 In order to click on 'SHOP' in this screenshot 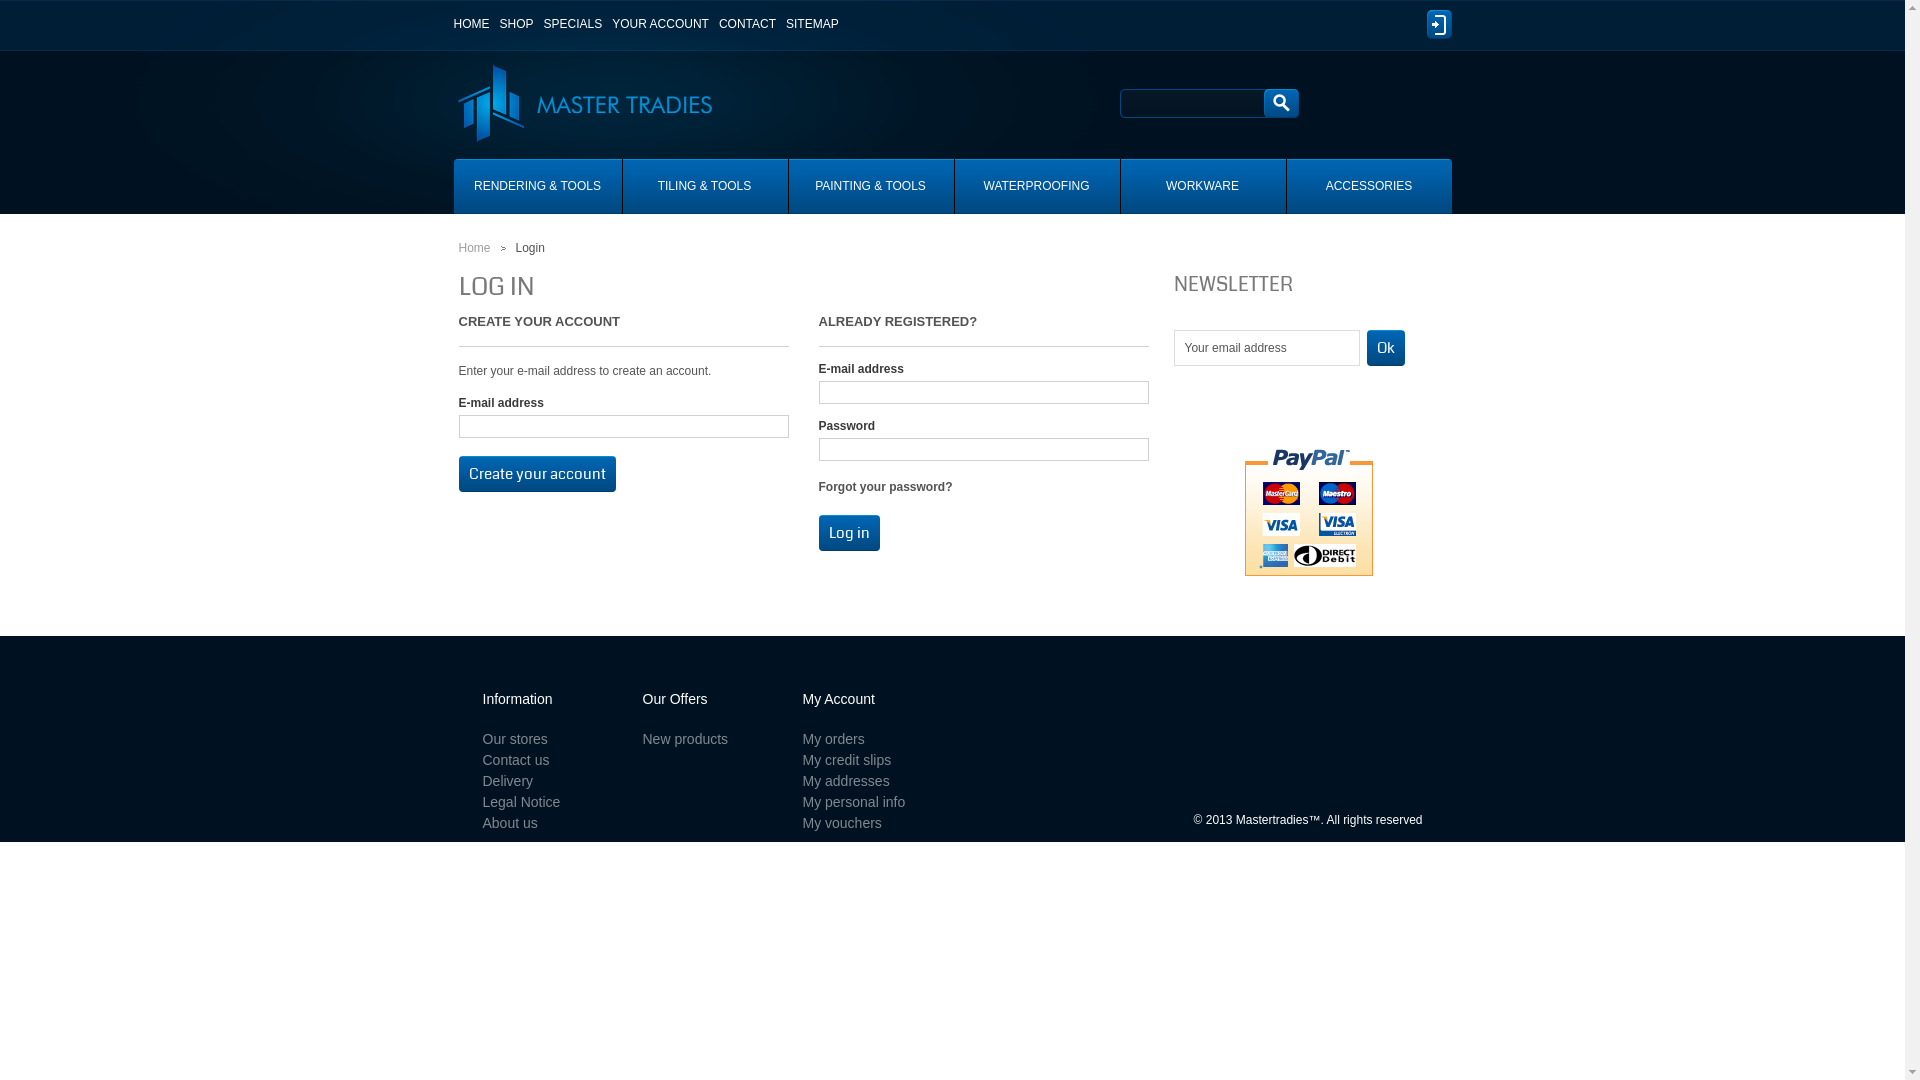, I will do `click(517, 23)`.